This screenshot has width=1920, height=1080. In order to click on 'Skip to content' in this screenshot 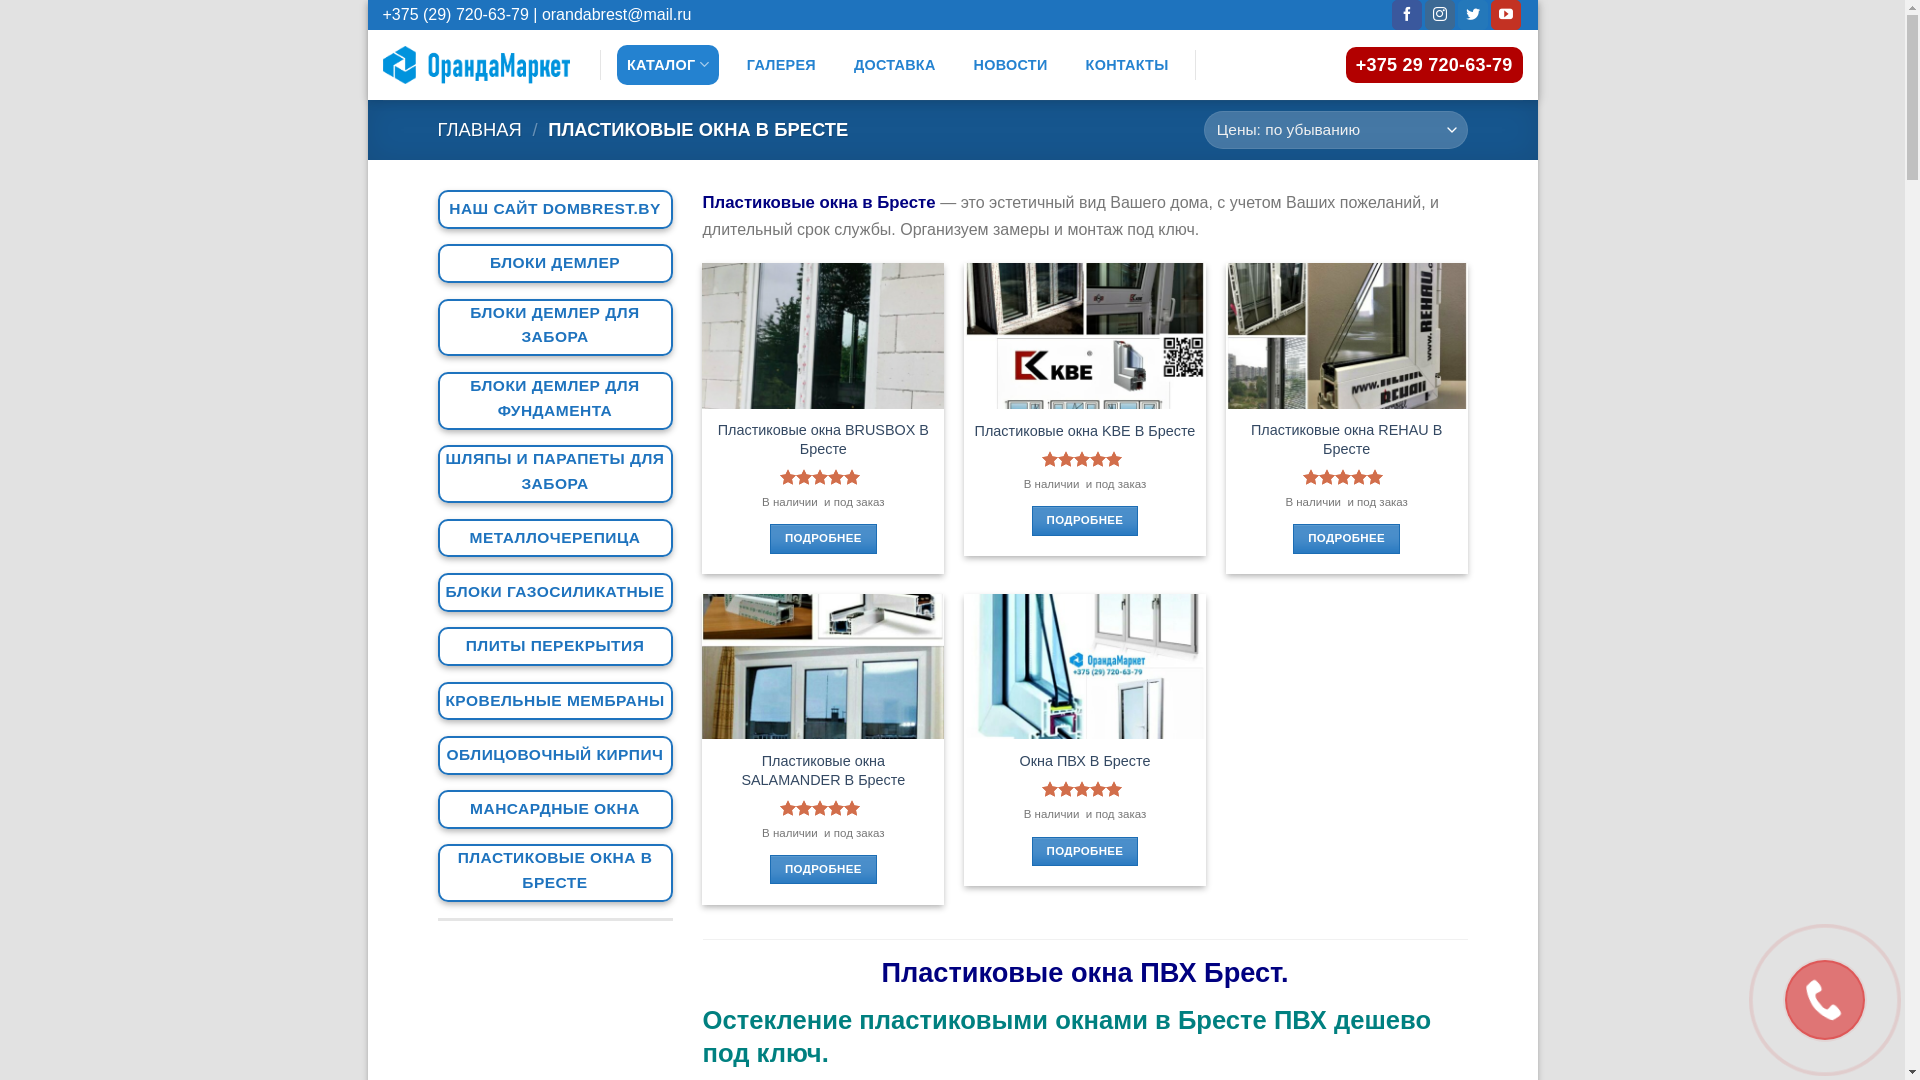, I will do `click(368, 0)`.